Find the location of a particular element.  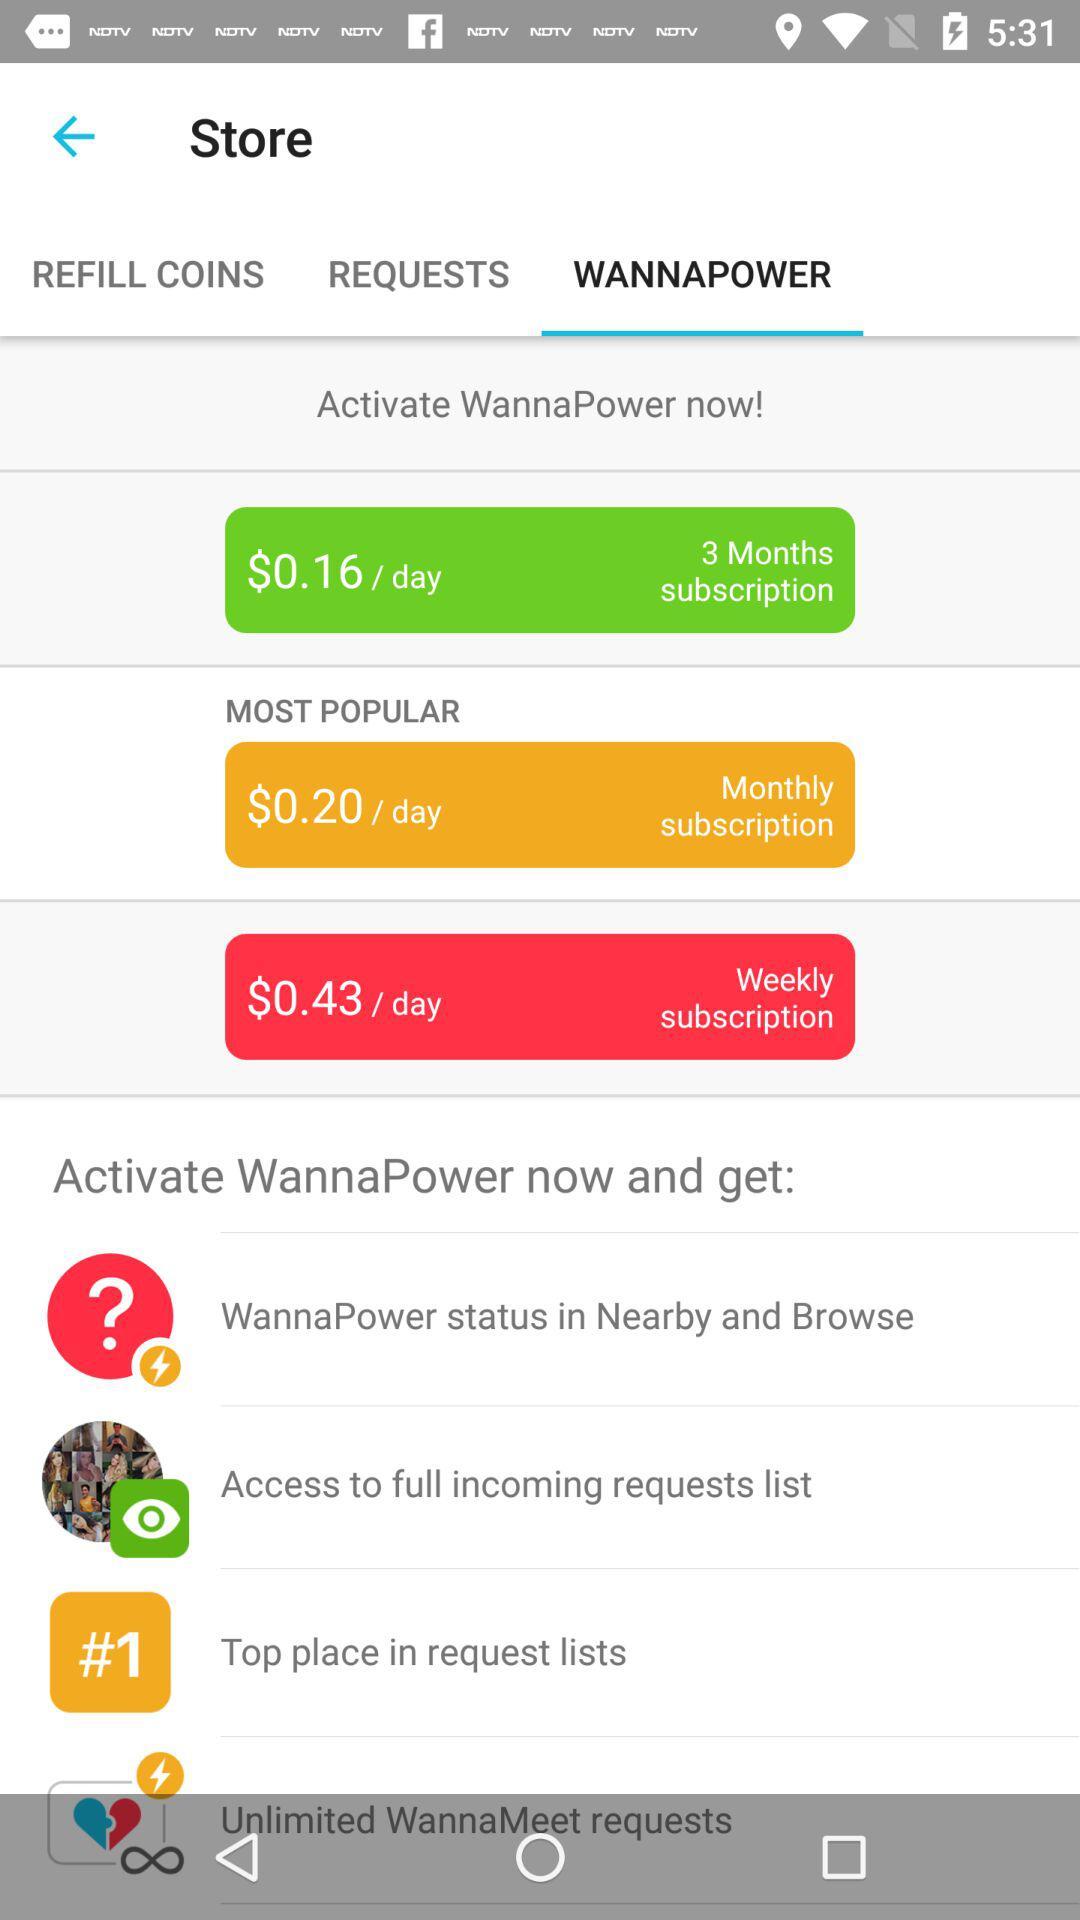

go back is located at coordinates (72, 135).